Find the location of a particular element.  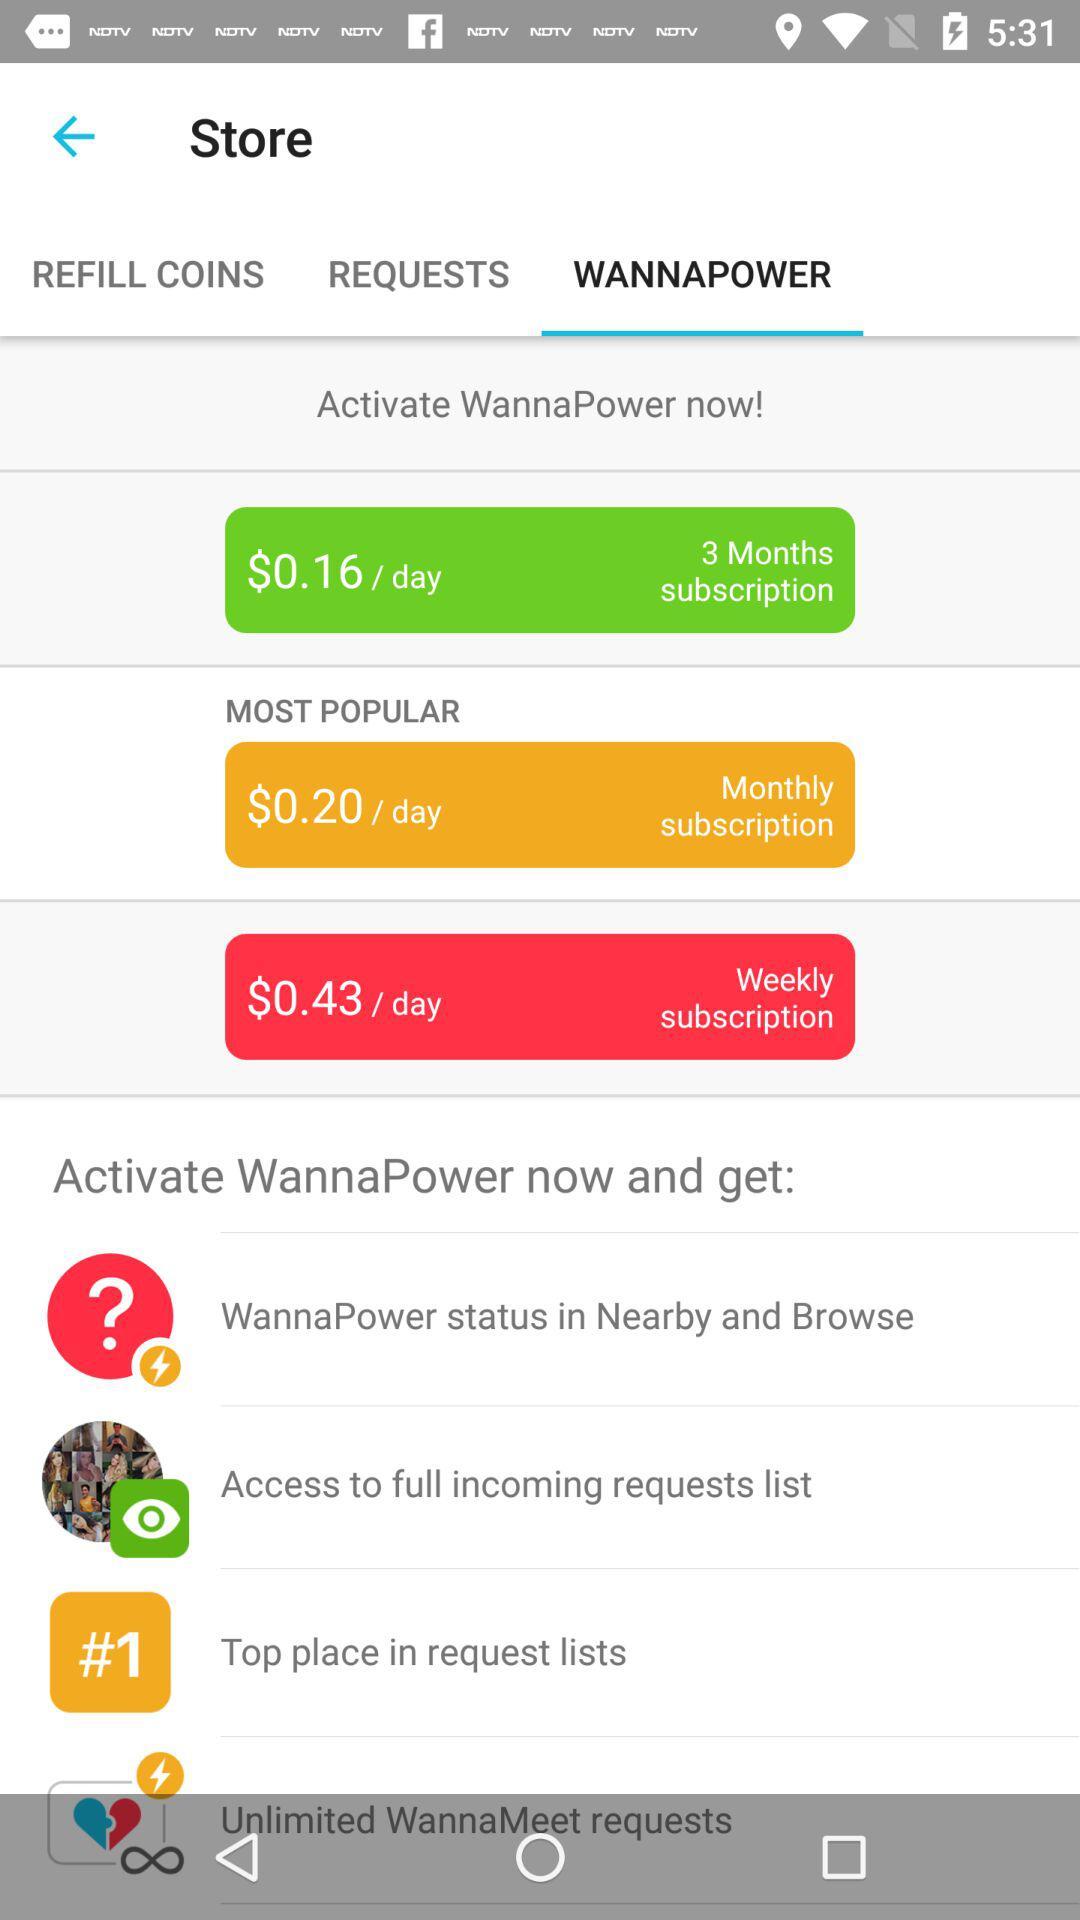

go back is located at coordinates (72, 135).